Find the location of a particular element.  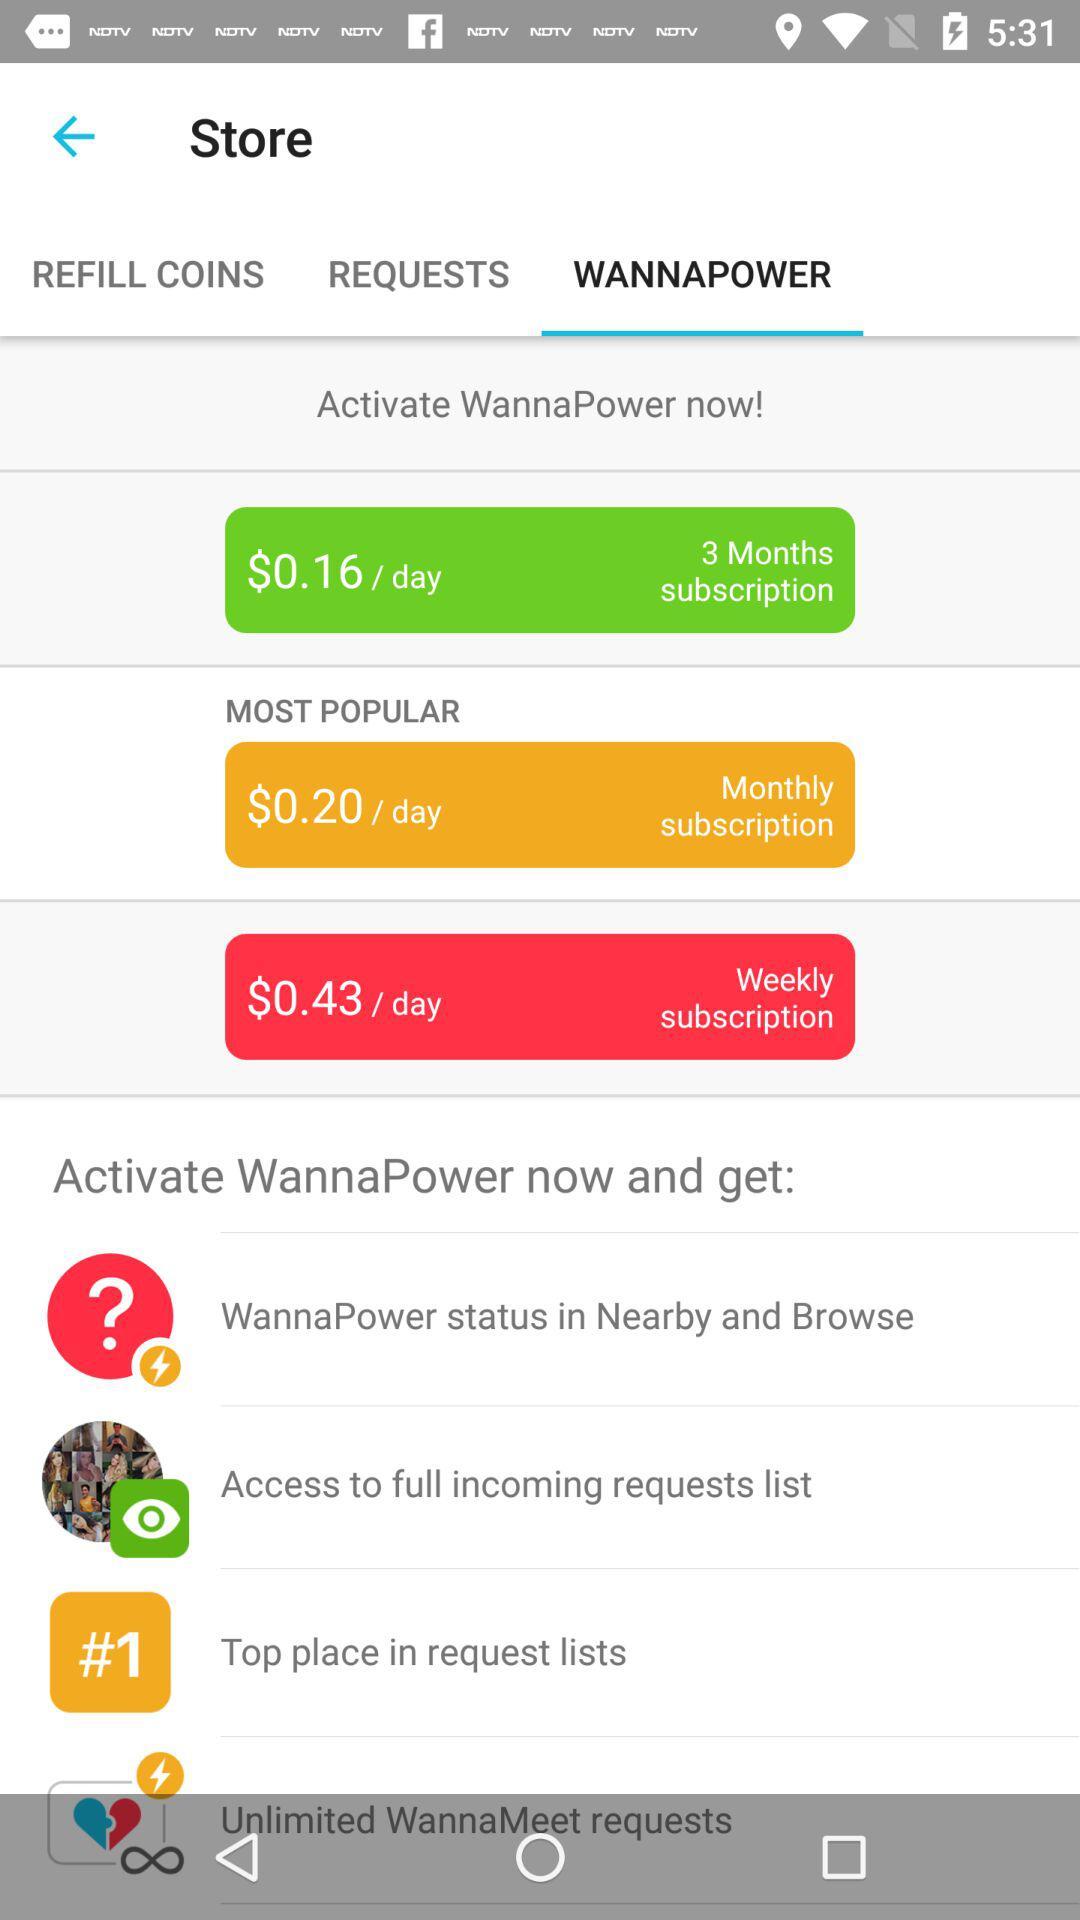

go back is located at coordinates (72, 135).